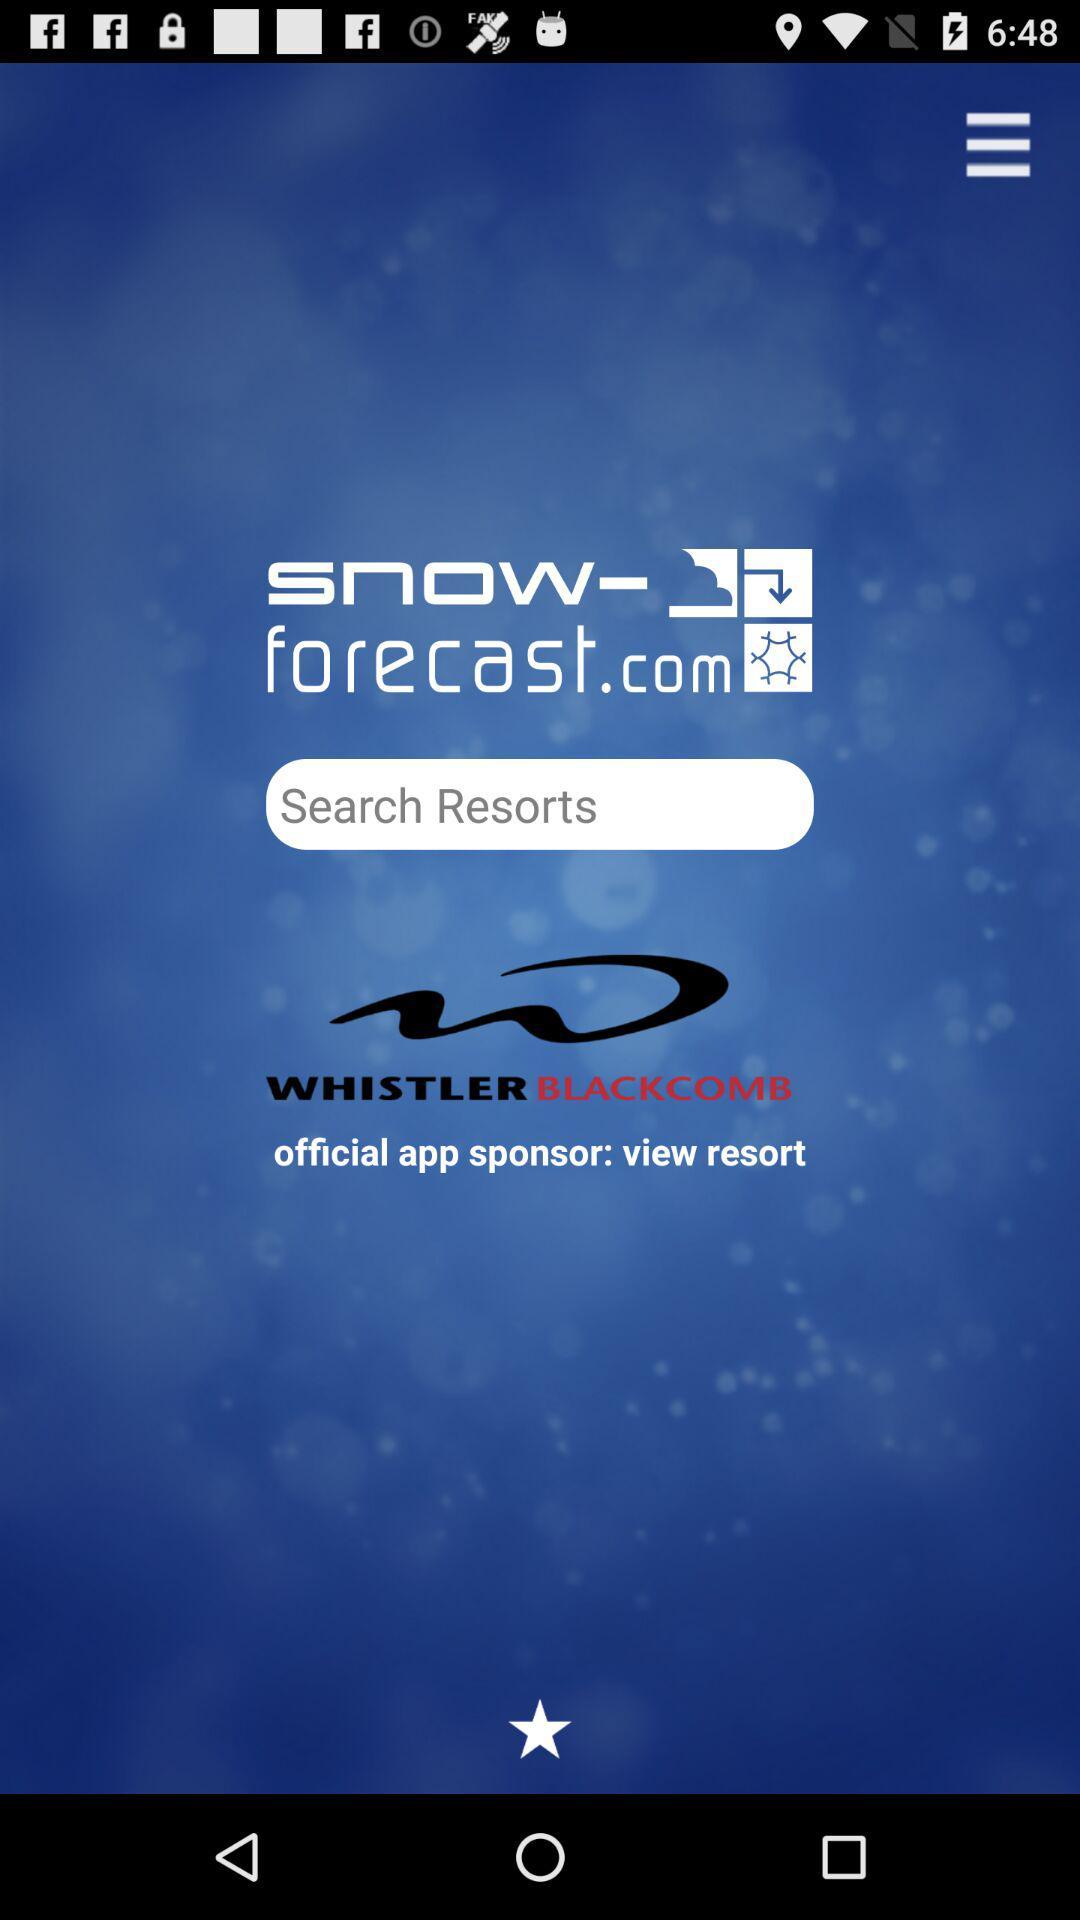 Image resolution: width=1080 pixels, height=1920 pixels. I want to click on rate application, so click(540, 1727).